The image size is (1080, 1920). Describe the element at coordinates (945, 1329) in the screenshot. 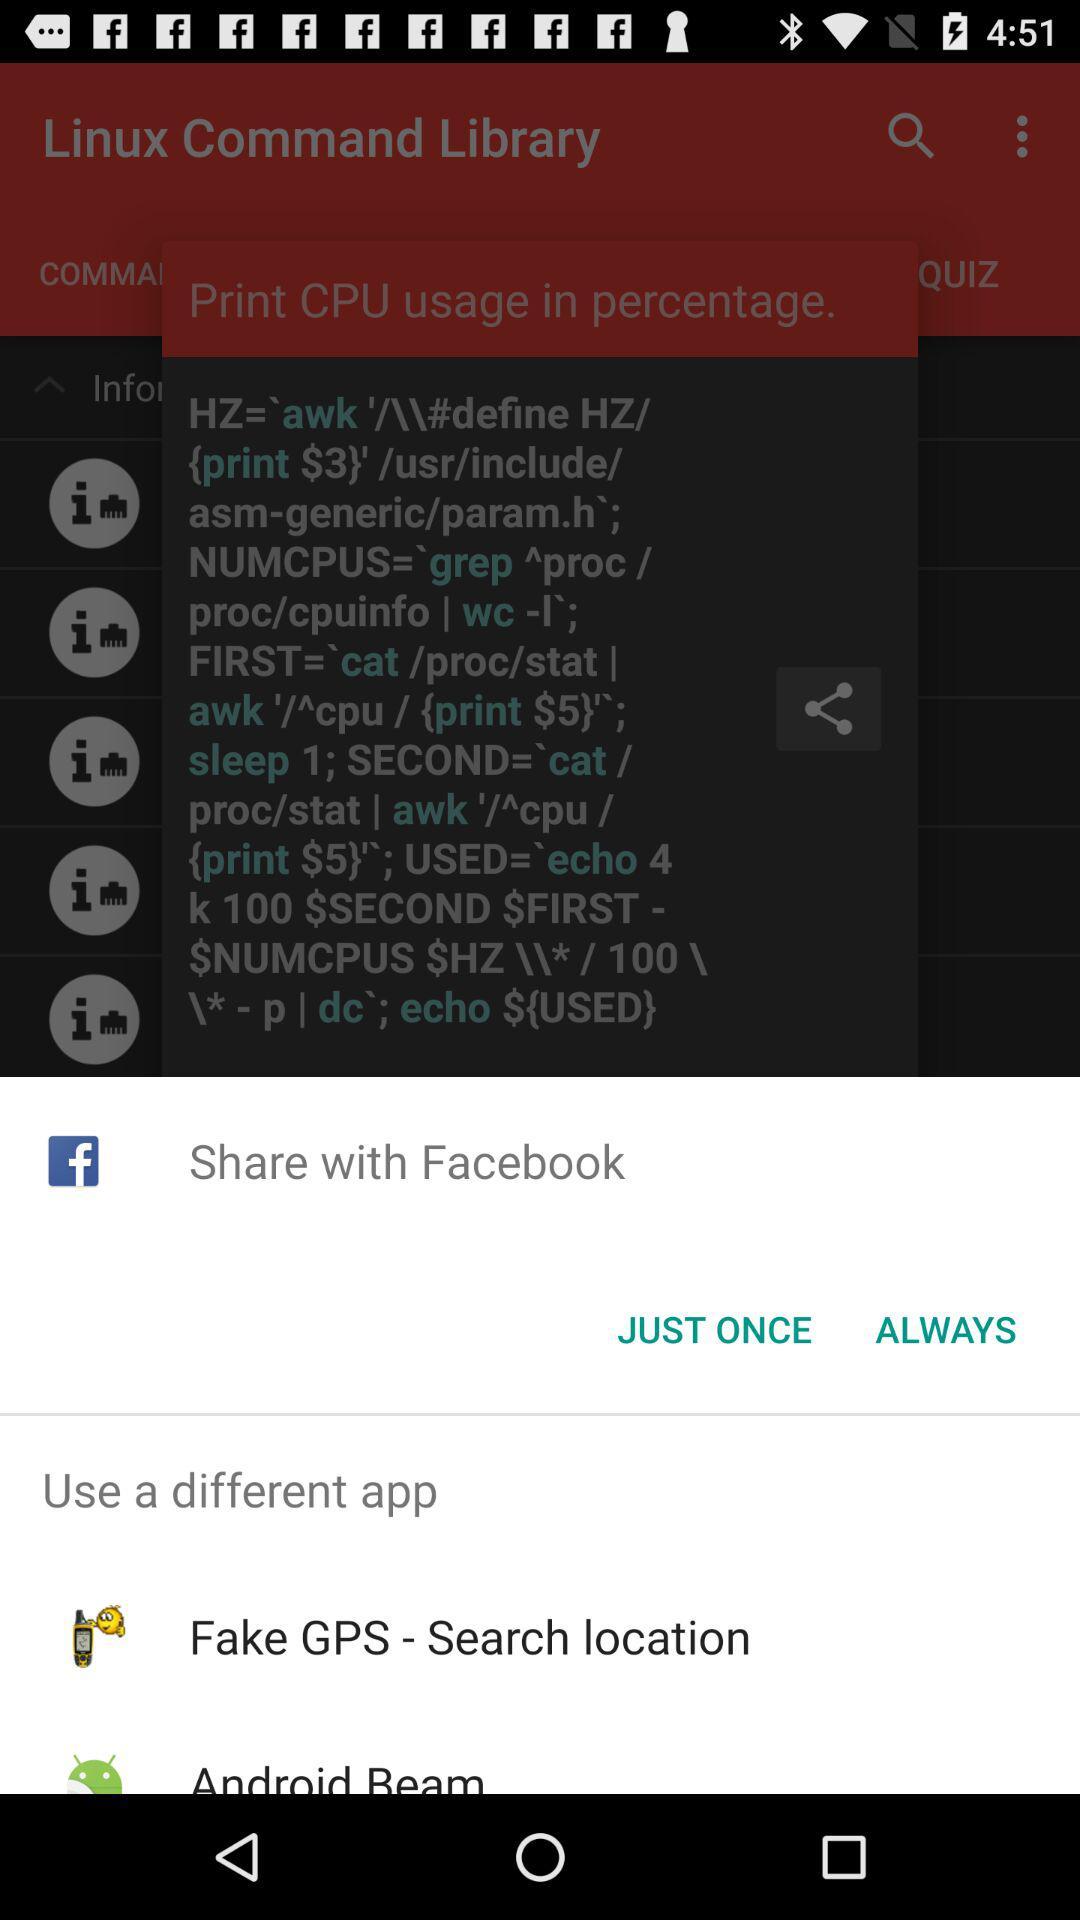

I see `the item below the share with facebook icon` at that location.